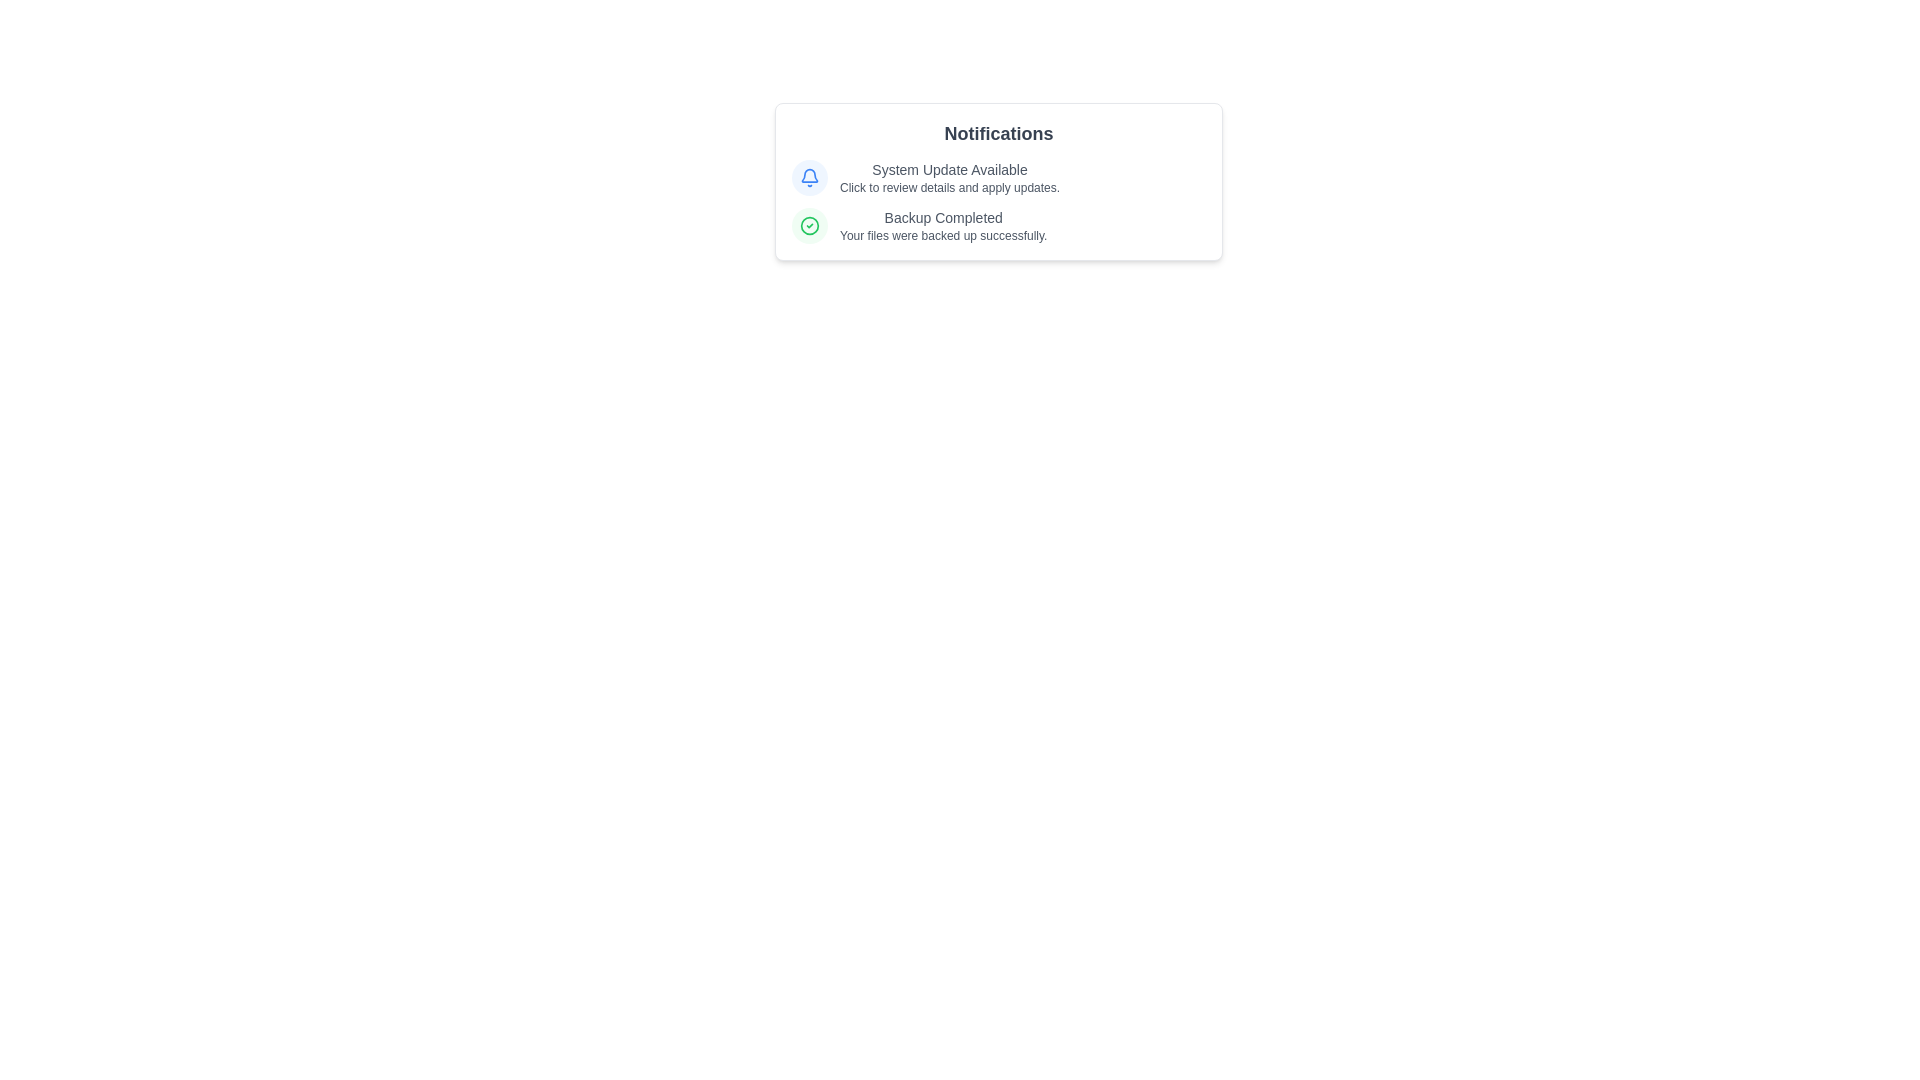 Image resolution: width=1920 pixels, height=1080 pixels. I want to click on the visual indicator icon located to the left of the 'Backup Completed' notification, so click(810, 225).